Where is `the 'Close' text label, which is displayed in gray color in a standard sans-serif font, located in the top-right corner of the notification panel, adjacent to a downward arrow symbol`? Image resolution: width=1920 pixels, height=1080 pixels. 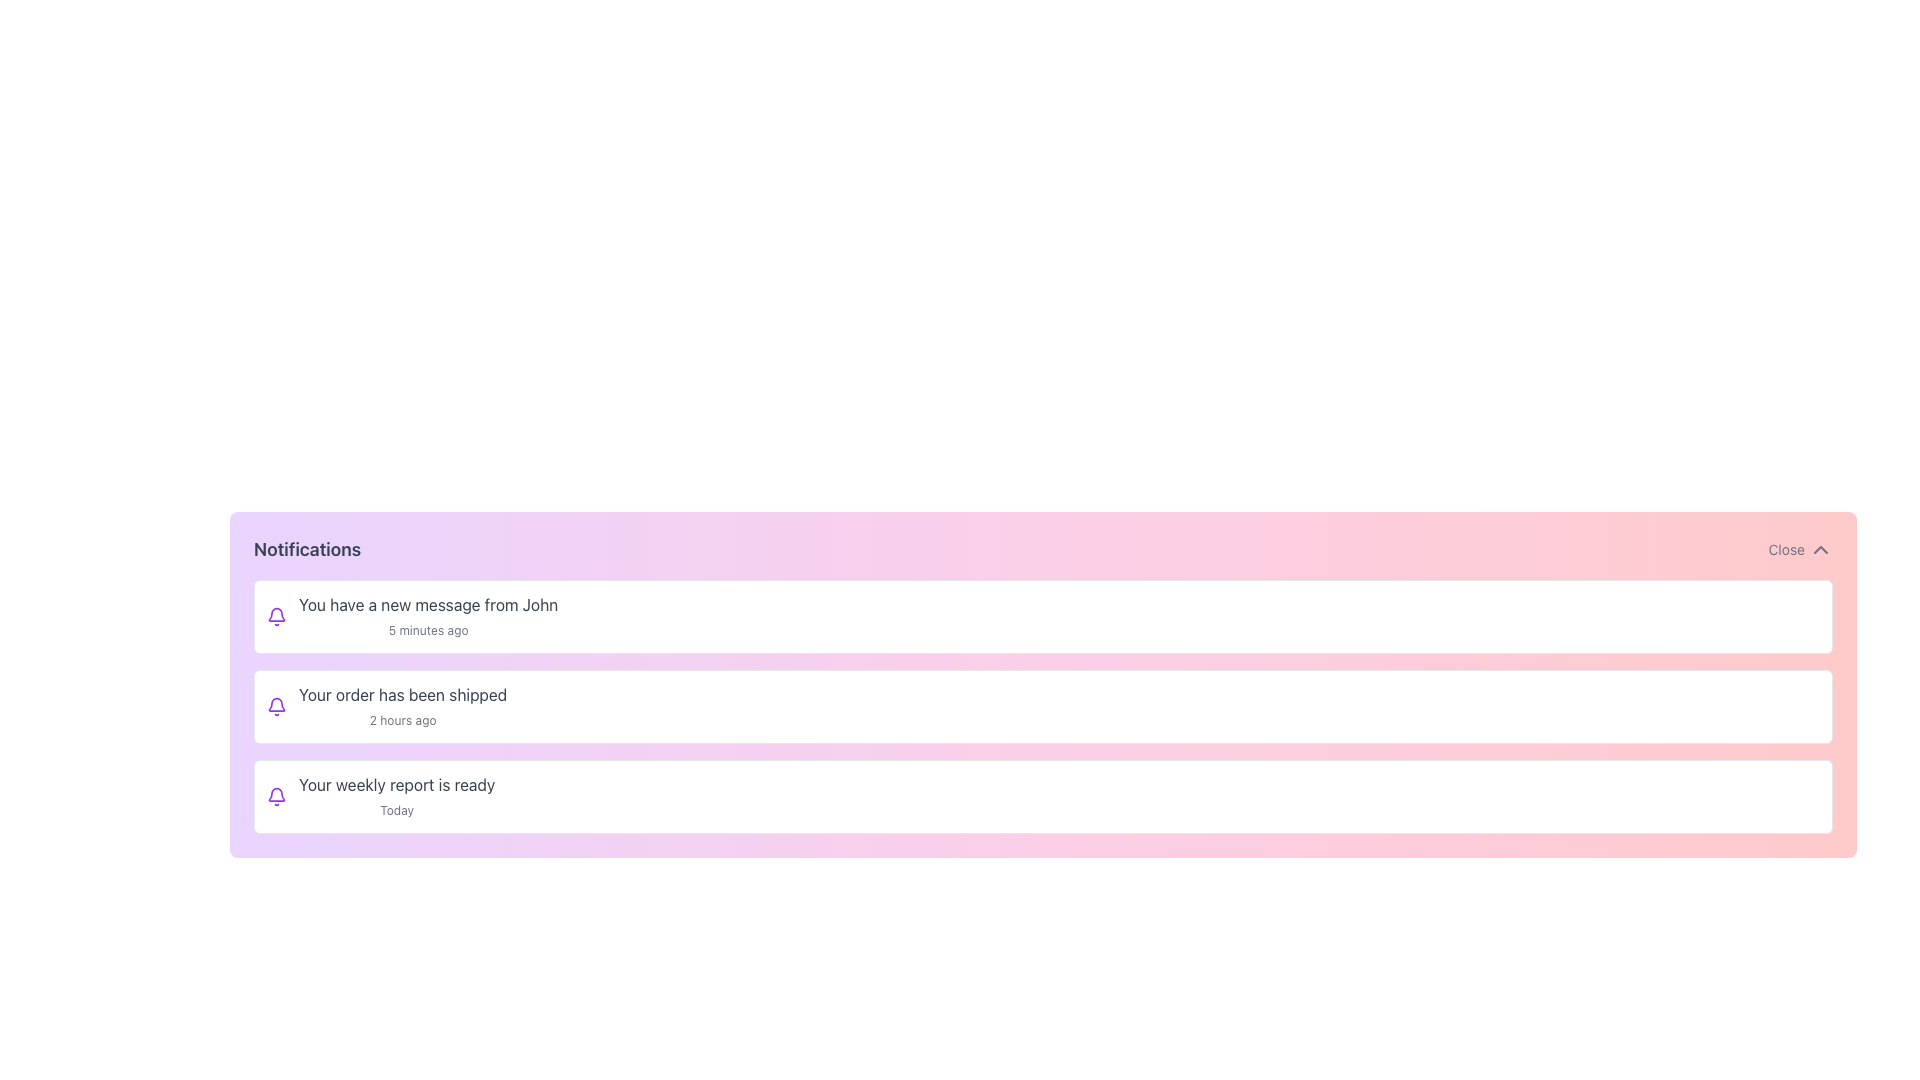
the 'Close' text label, which is displayed in gray color in a standard sans-serif font, located in the top-right corner of the notification panel, adjacent to a downward arrow symbol is located at coordinates (1786, 550).